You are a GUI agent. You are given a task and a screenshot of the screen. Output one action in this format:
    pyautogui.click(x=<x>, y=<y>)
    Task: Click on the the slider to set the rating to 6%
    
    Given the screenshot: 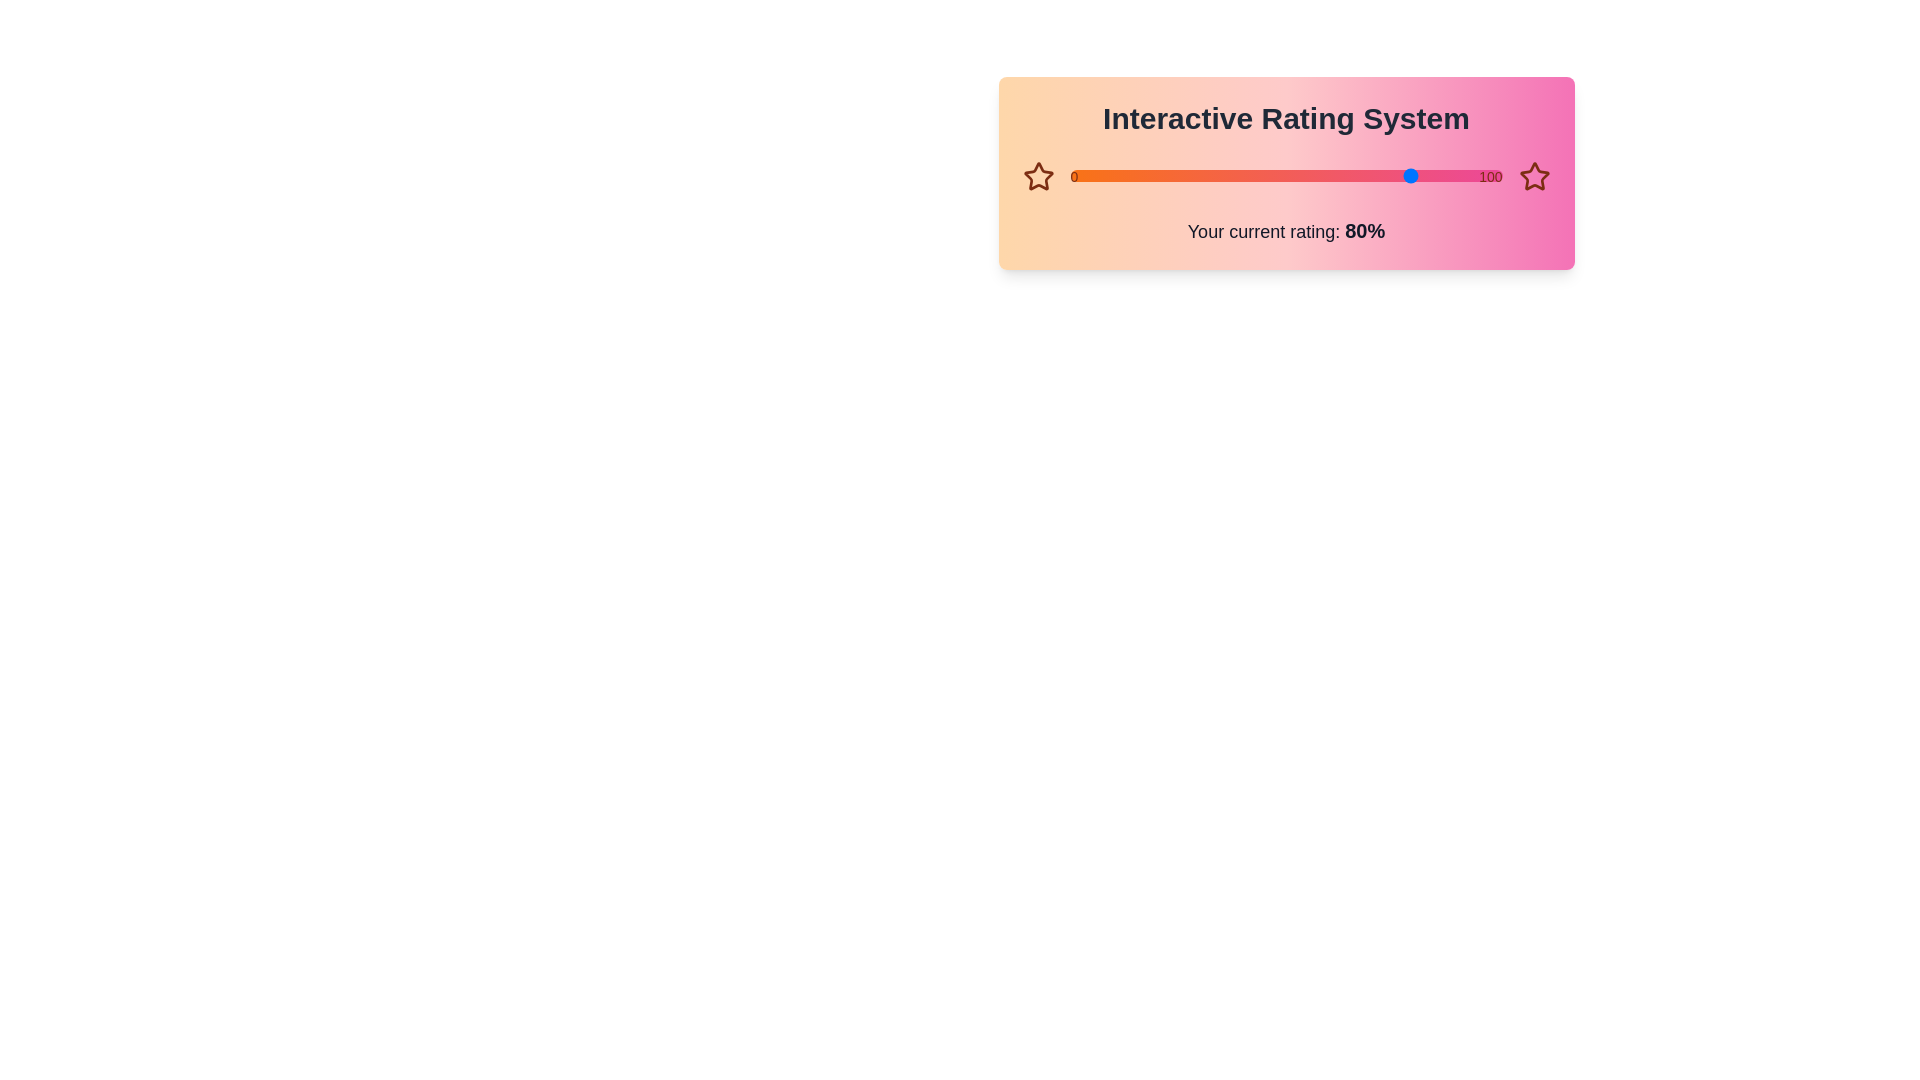 What is the action you would take?
    pyautogui.click(x=1069, y=175)
    